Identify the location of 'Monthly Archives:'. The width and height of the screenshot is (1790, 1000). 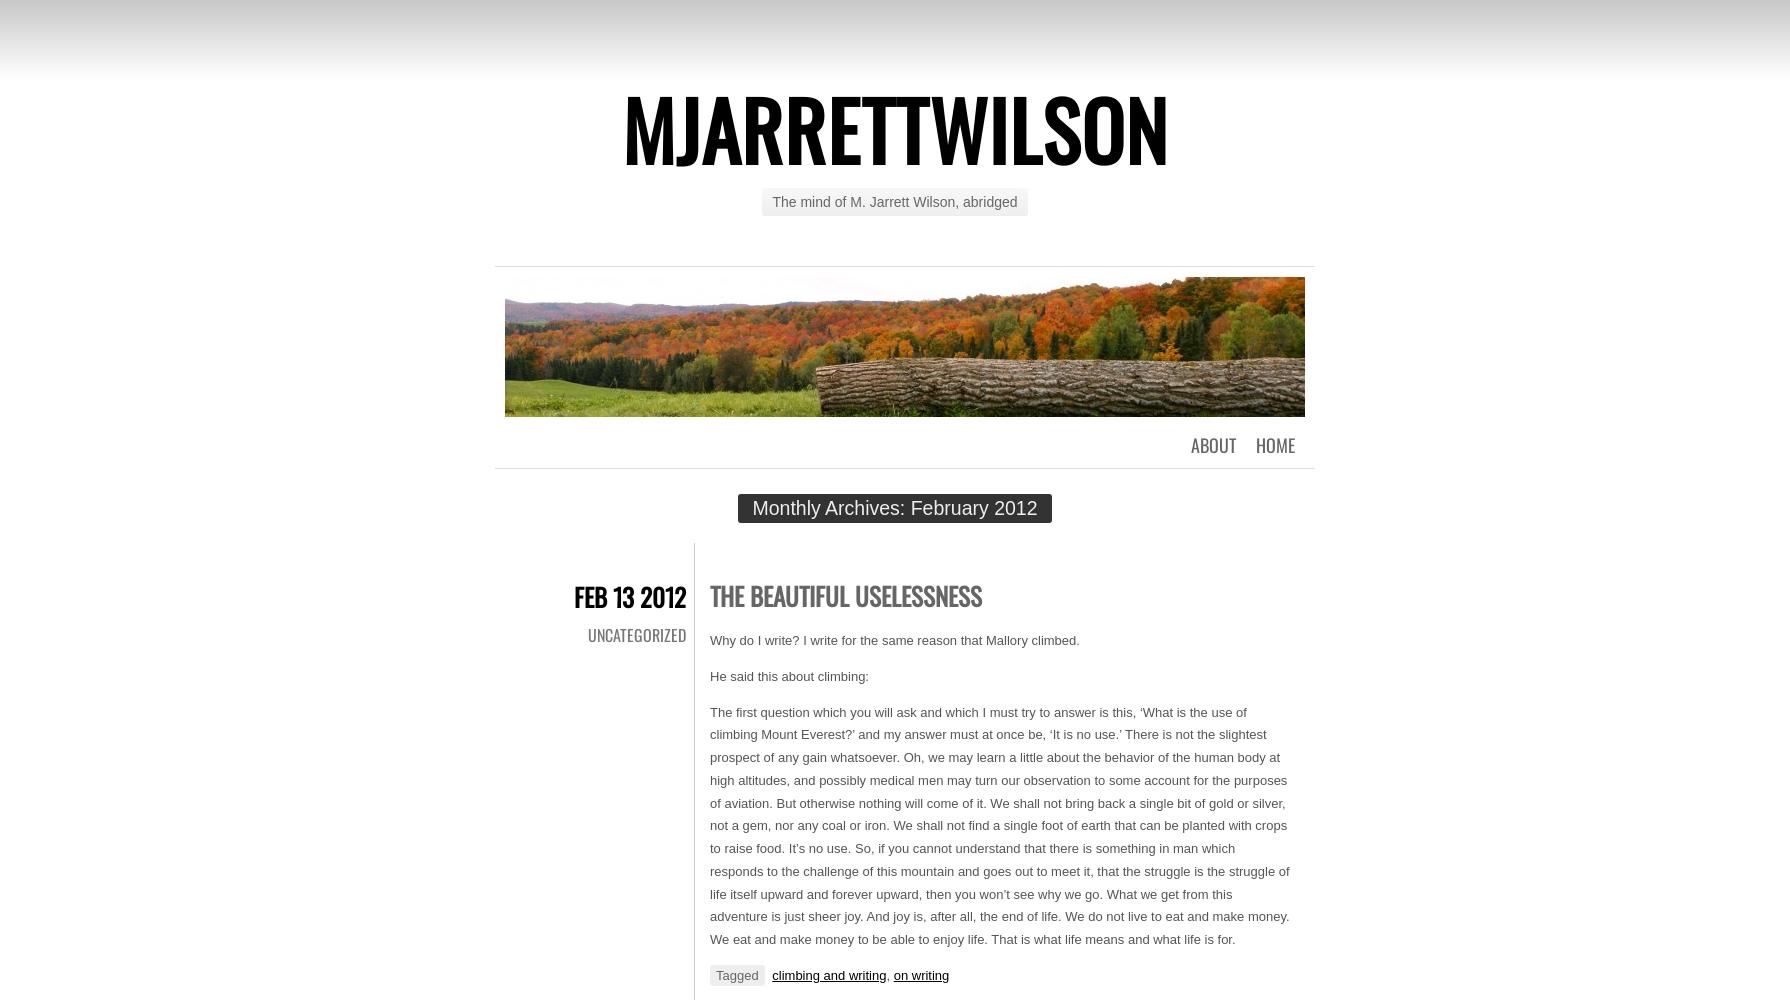
(829, 508).